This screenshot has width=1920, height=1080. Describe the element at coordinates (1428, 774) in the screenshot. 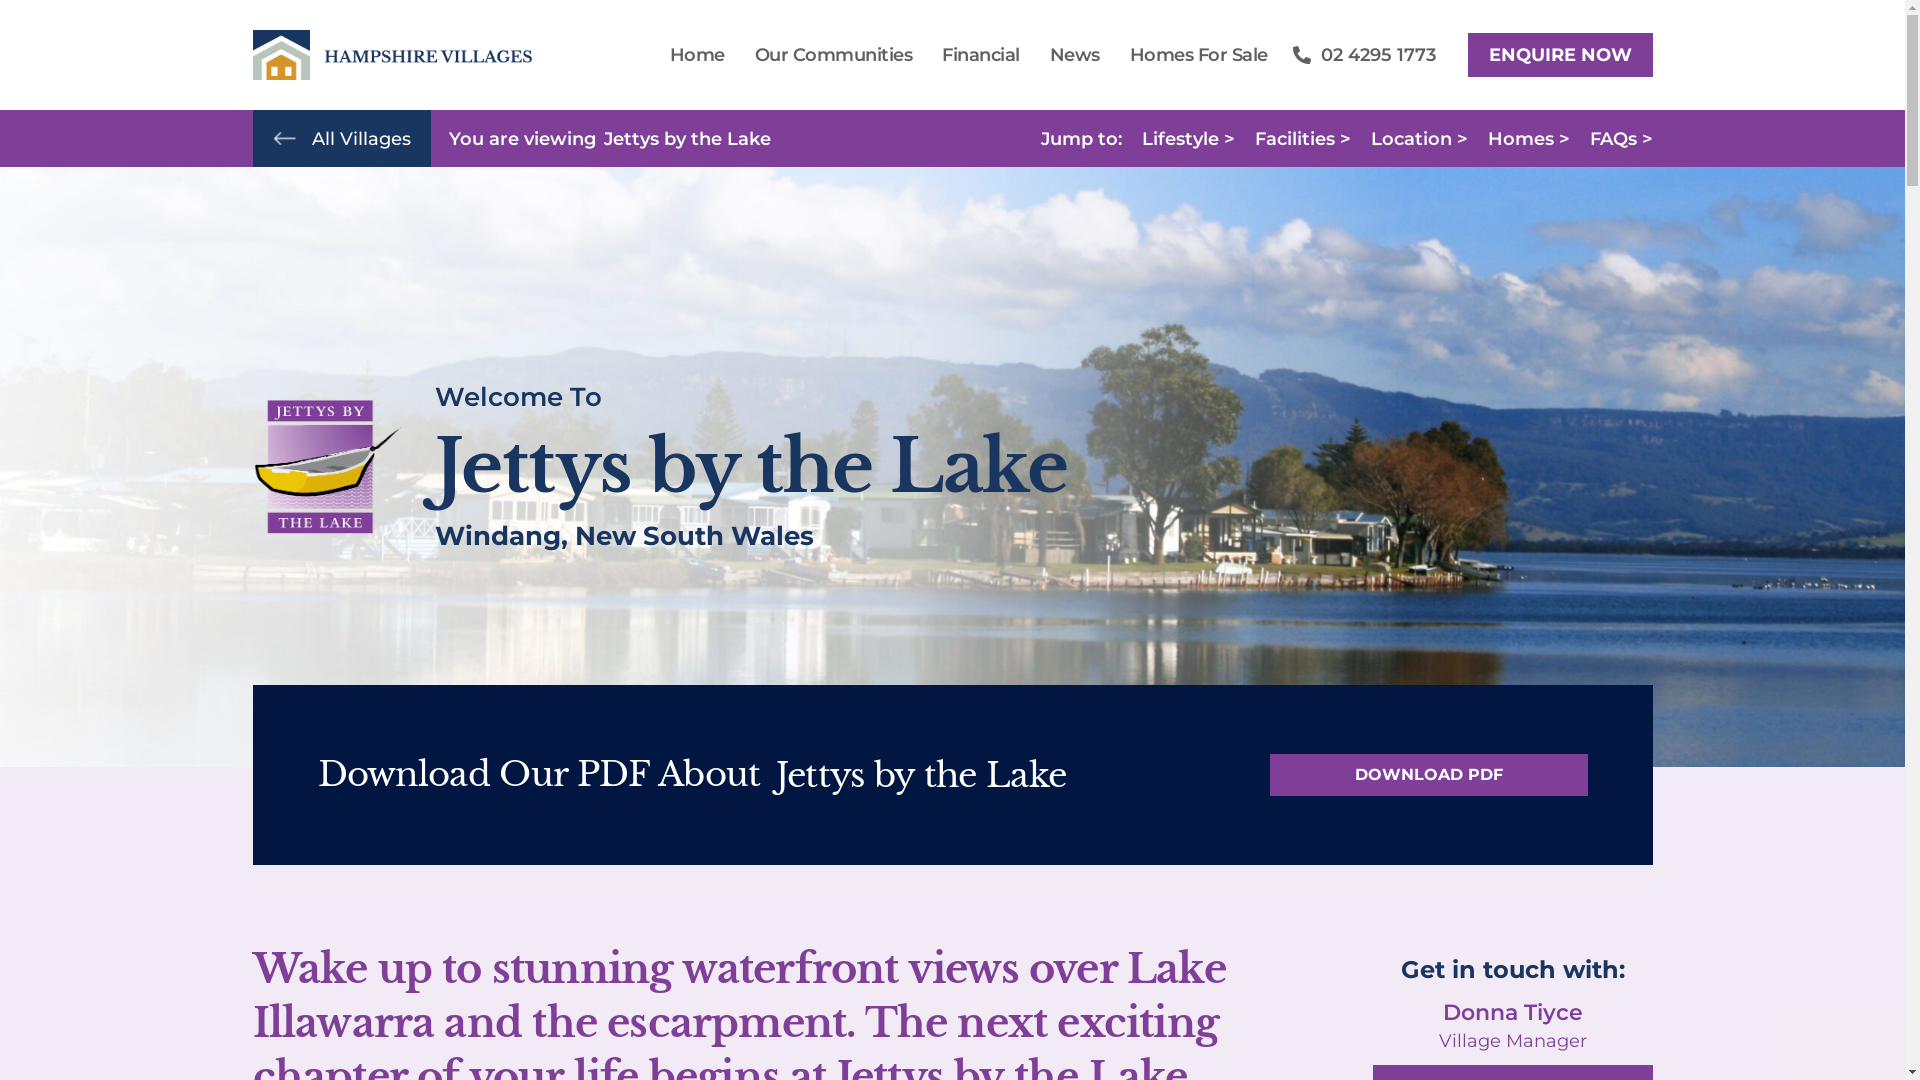

I see `'DOWNLOAD PDF'` at that location.